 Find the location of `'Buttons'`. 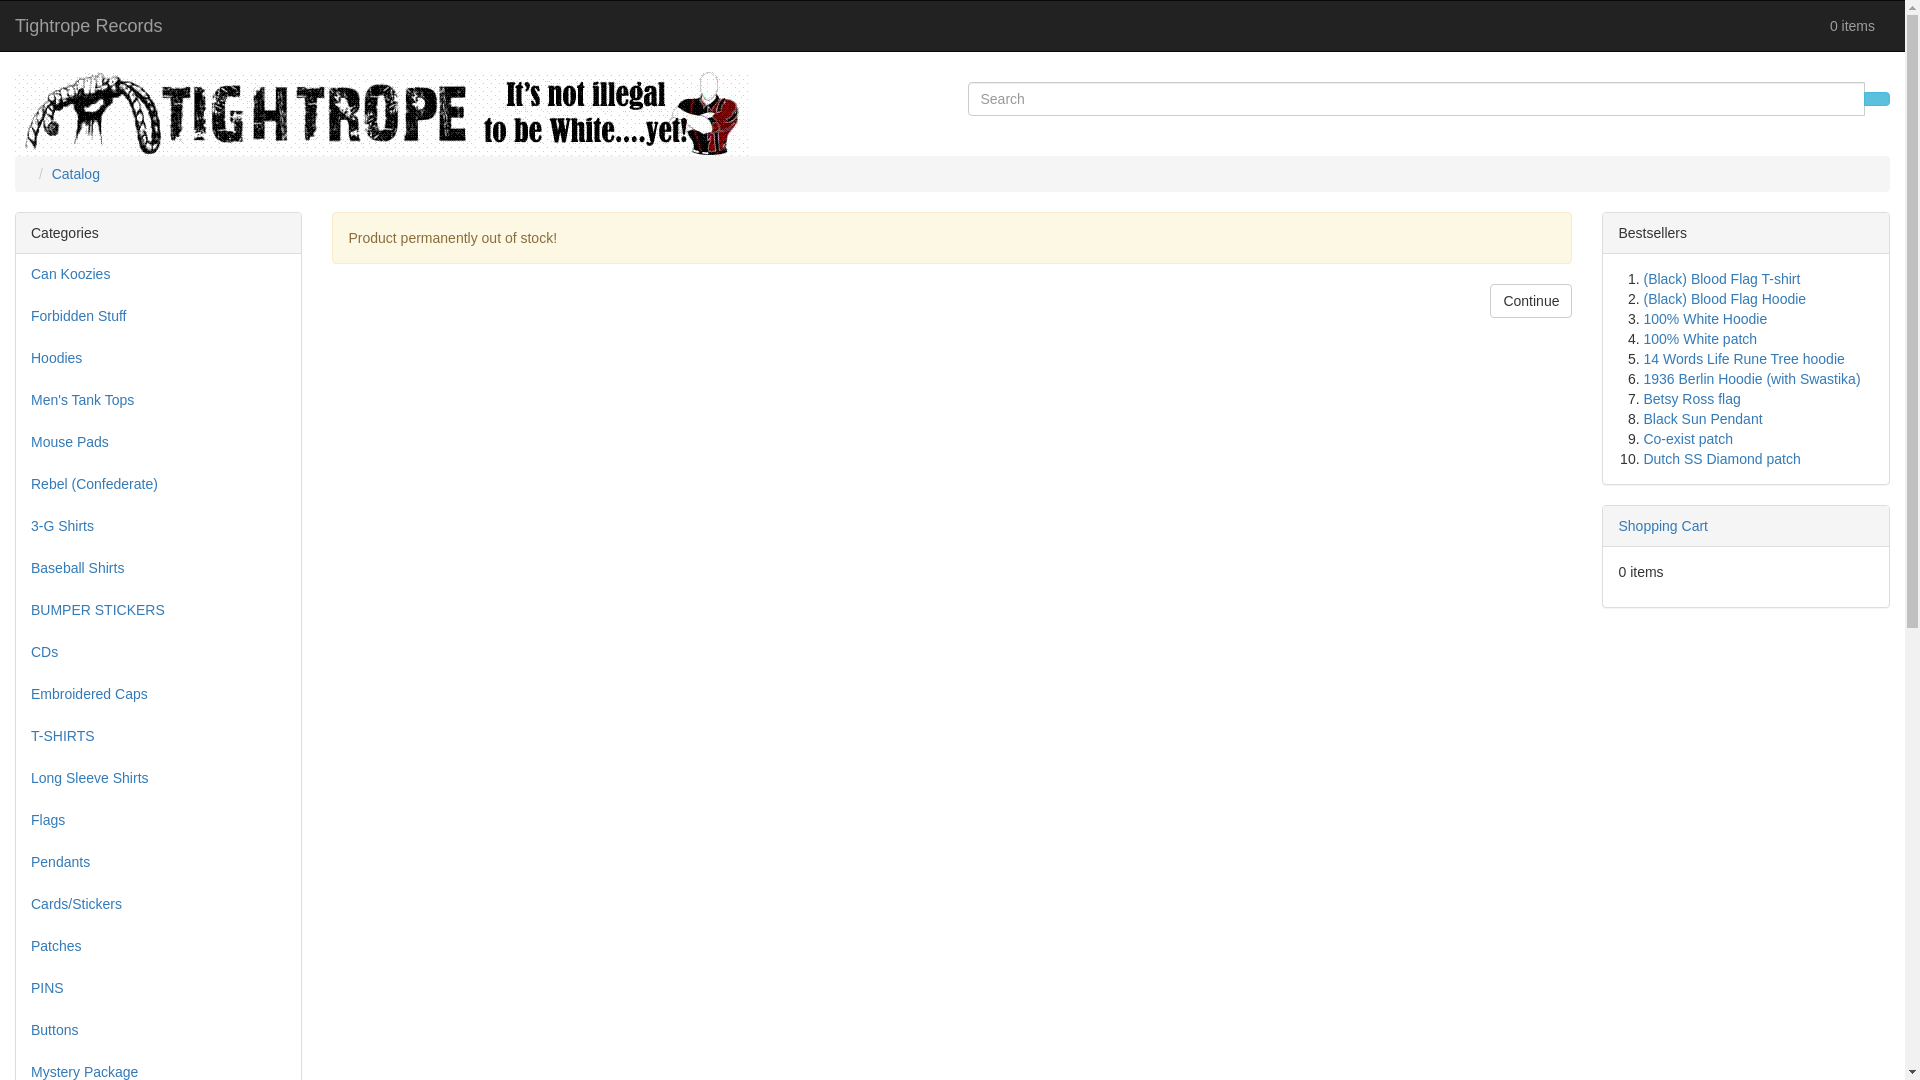

'Buttons' is located at coordinates (15, 1029).